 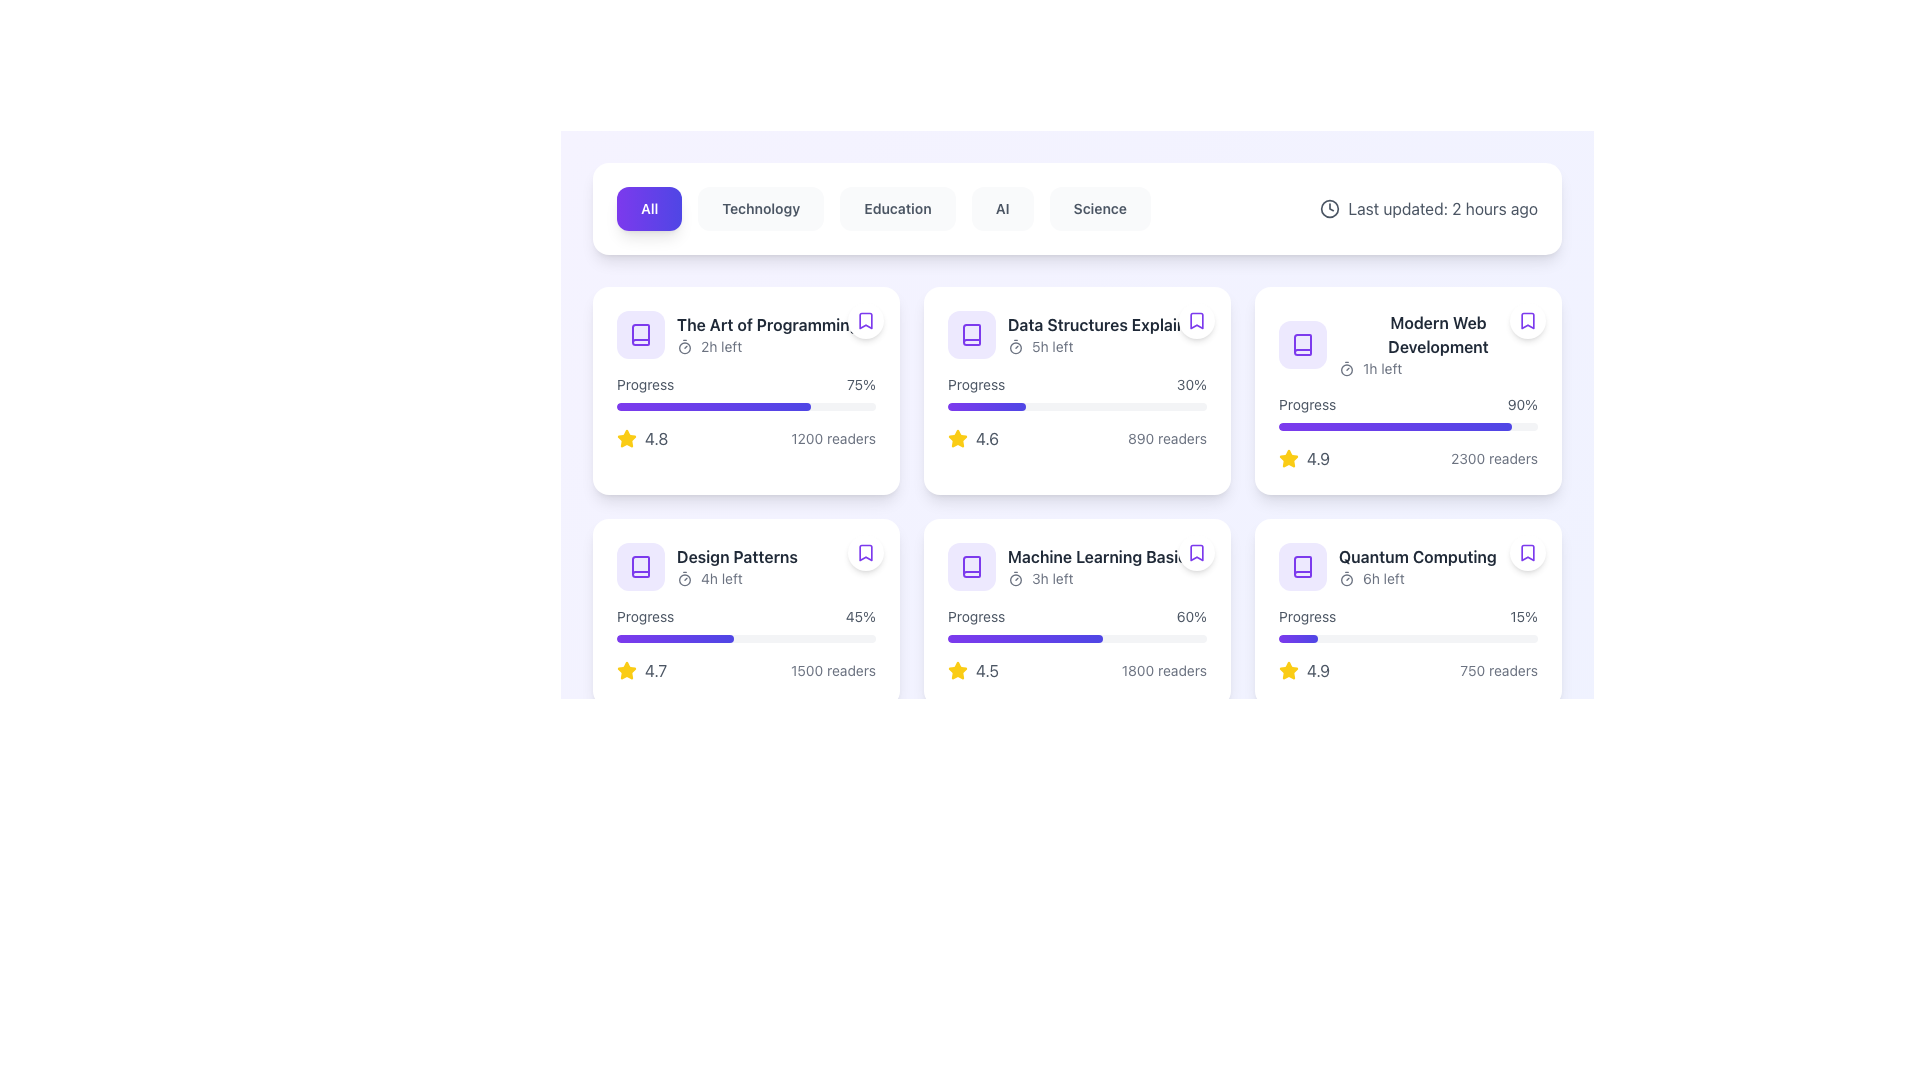 What do you see at coordinates (656, 438) in the screenshot?
I see `the static text displaying the rating '4.8' in gray-colored font, which is located to the right of the yellow star icon in the top-left card of a grid layout` at bounding box center [656, 438].